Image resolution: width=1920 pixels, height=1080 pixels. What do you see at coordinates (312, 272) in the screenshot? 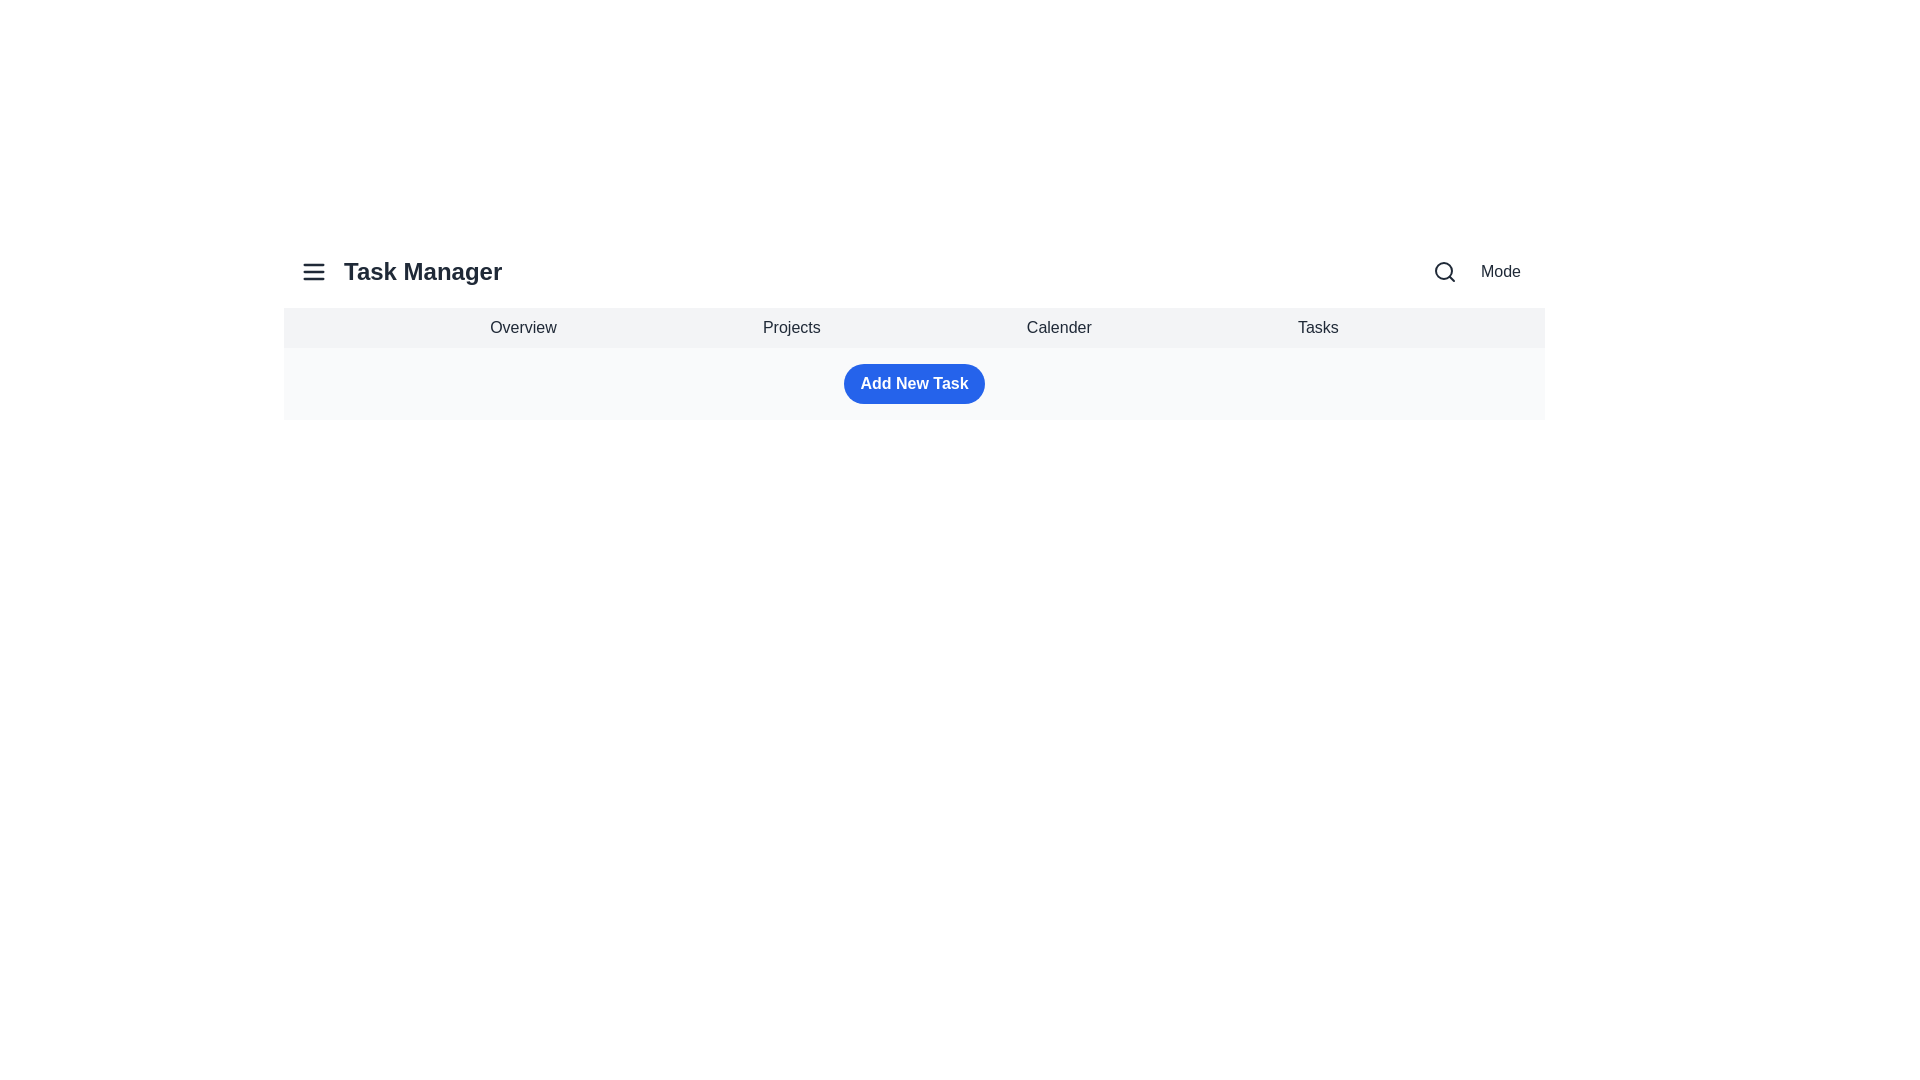
I see `the menu button to toggle the menu's visibility` at bounding box center [312, 272].